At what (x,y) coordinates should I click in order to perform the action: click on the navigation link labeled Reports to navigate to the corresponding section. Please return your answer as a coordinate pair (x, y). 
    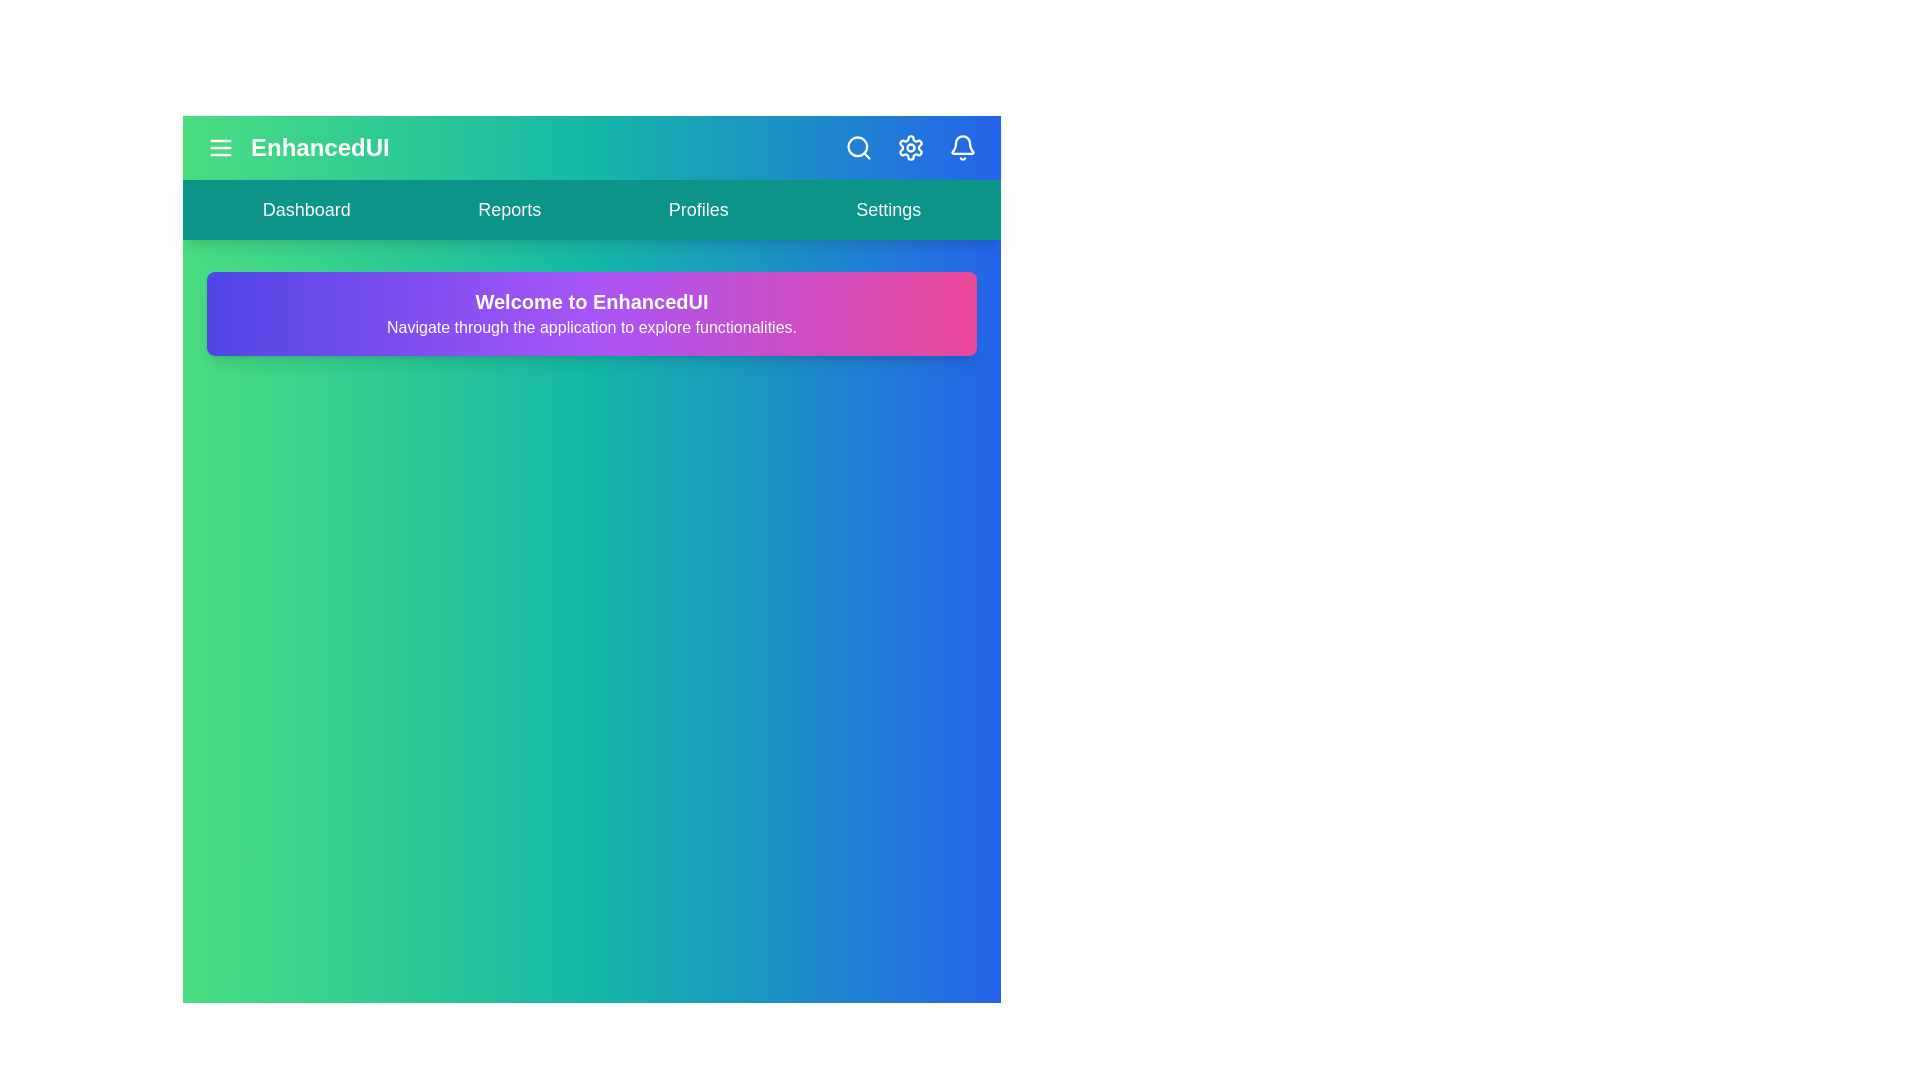
    Looking at the image, I should click on (509, 209).